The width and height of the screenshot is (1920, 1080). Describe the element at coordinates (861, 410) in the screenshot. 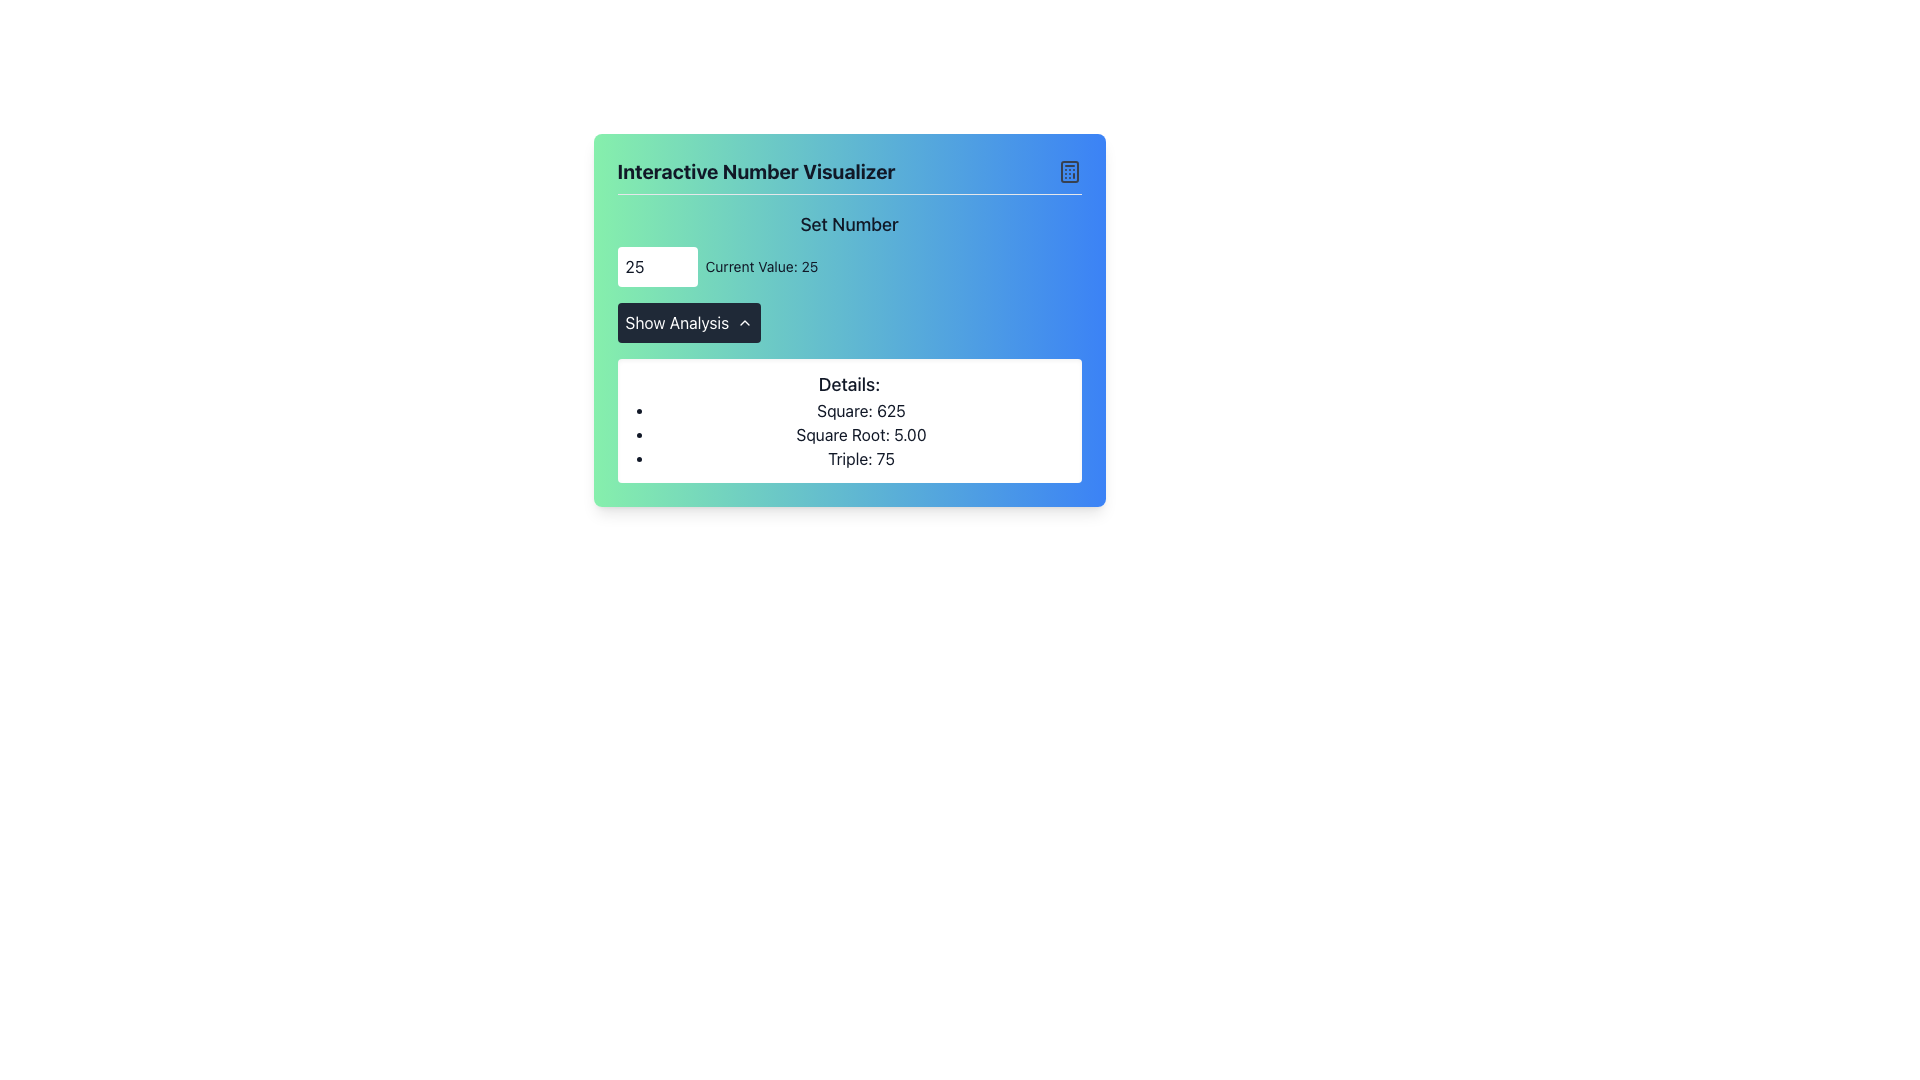

I see `the informational text about the square of the input number, which is the first item in the list below the heading 'Details'` at that location.